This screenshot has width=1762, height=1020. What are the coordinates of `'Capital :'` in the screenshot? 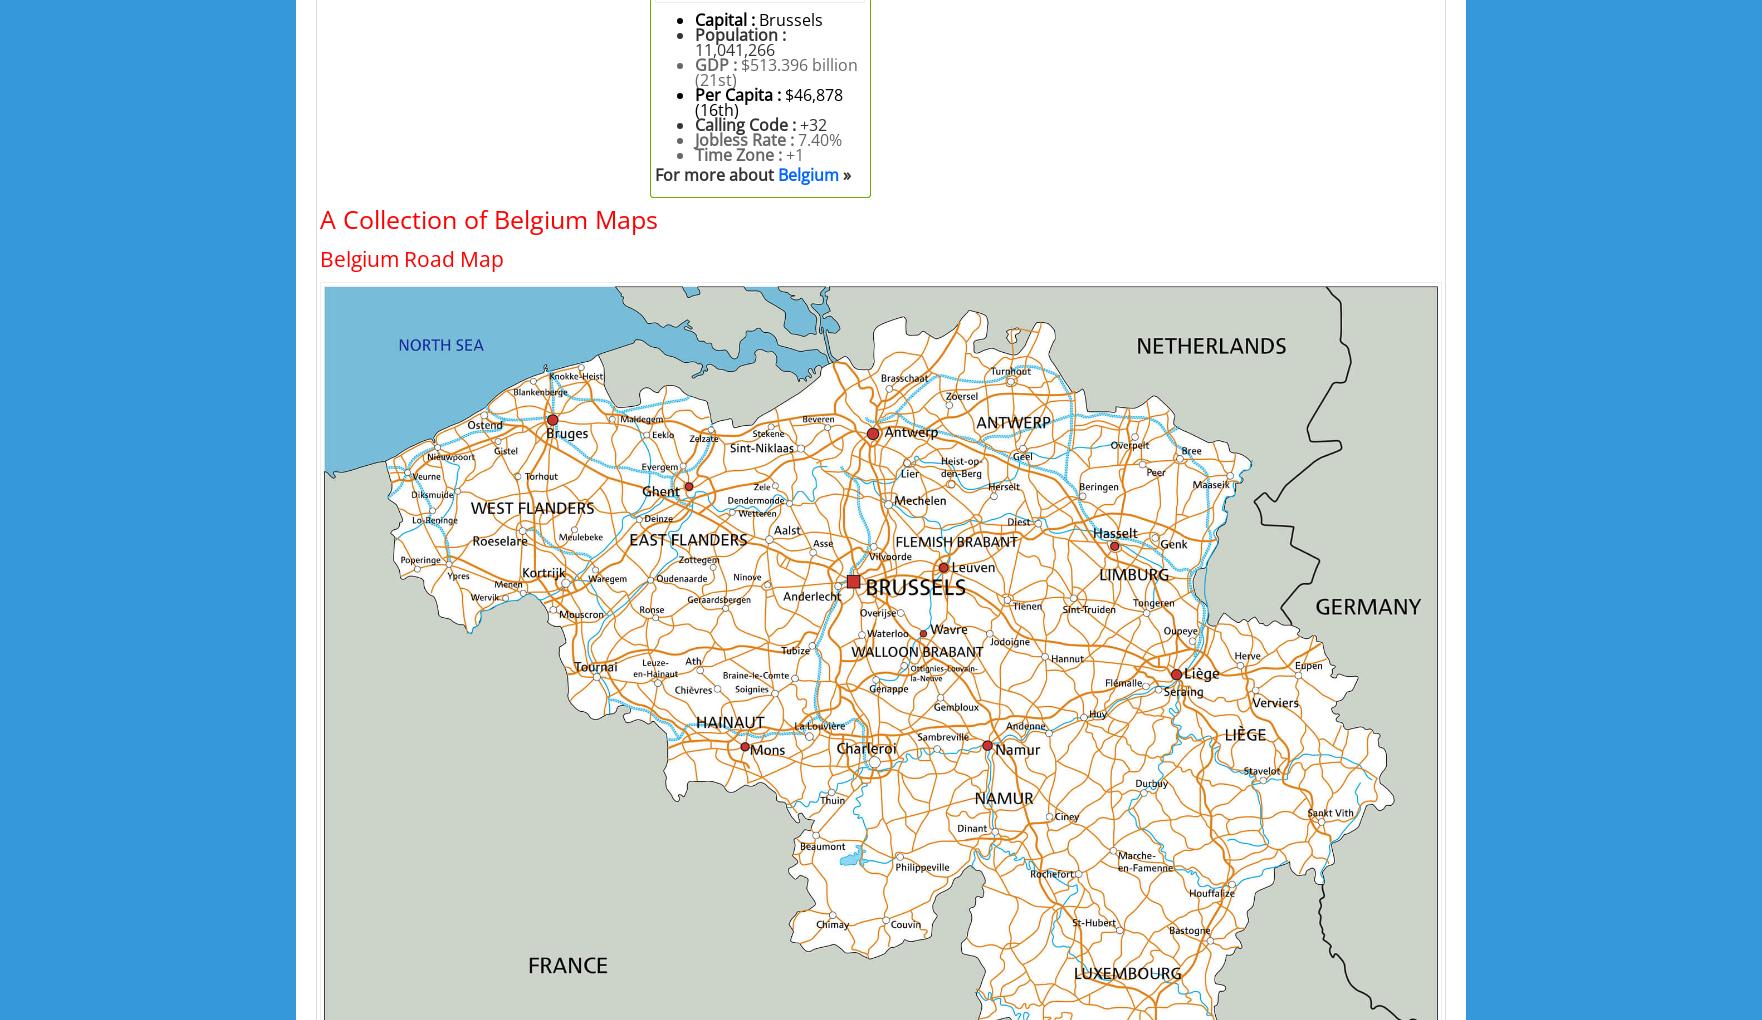 It's located at (726, 17).